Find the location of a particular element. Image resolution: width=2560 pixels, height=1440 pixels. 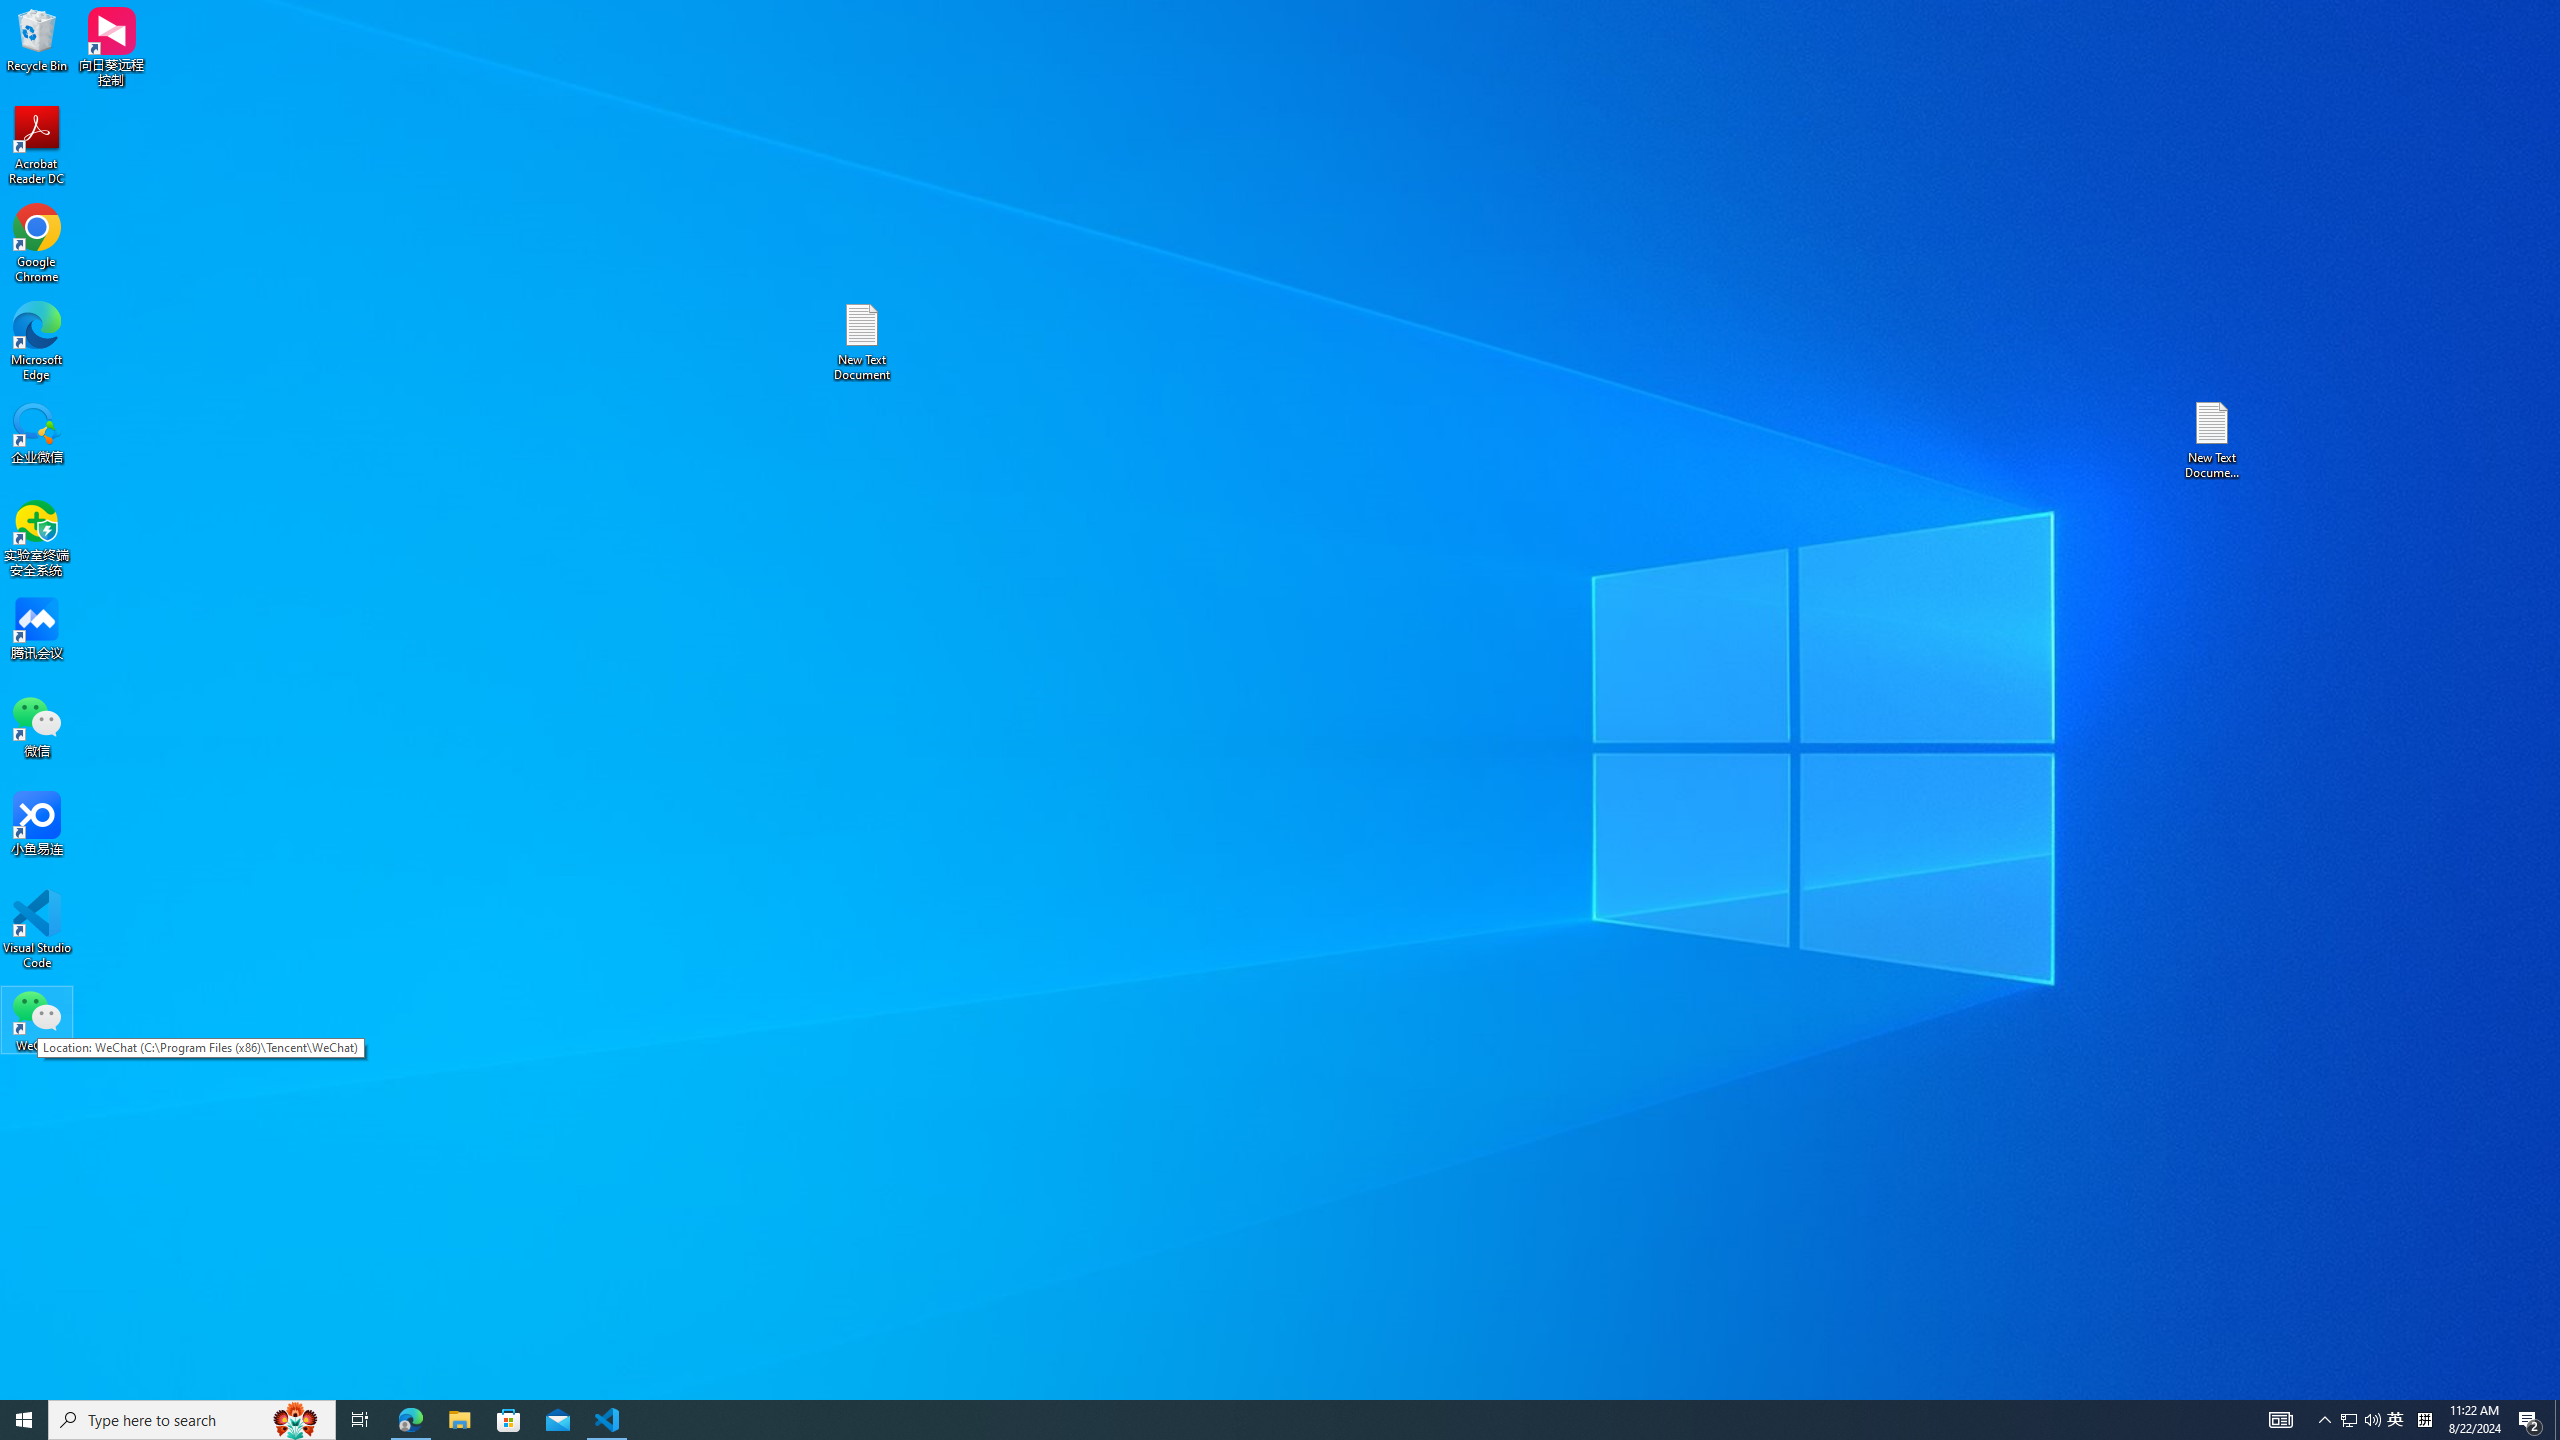

'Recycle Bin' is located at coordinates (36, 38).